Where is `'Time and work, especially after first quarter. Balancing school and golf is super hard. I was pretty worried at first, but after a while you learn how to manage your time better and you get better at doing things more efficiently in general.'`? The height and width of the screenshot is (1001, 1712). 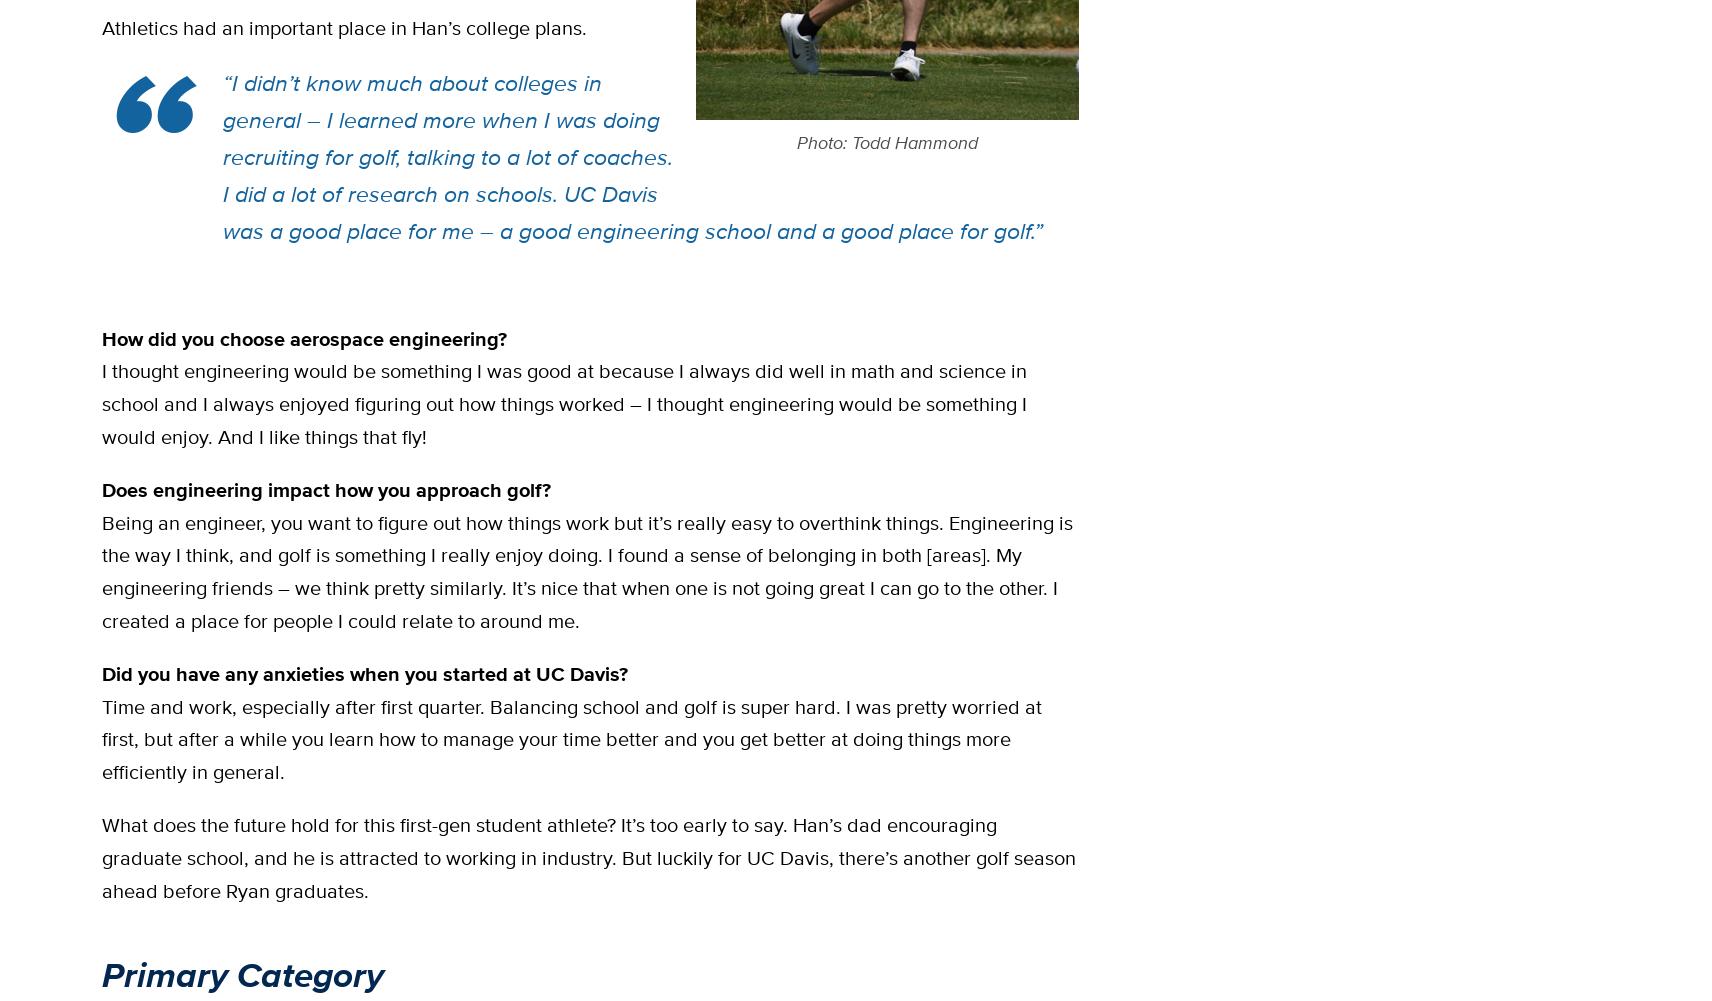 'Time and work, especially after first quarter. Balancing school and golf is super hard. I was pretty worried at first, but after a while you learn how to manage your time better and you get better at doing things more efficiently in general.' is located at coordinates (570, 738).